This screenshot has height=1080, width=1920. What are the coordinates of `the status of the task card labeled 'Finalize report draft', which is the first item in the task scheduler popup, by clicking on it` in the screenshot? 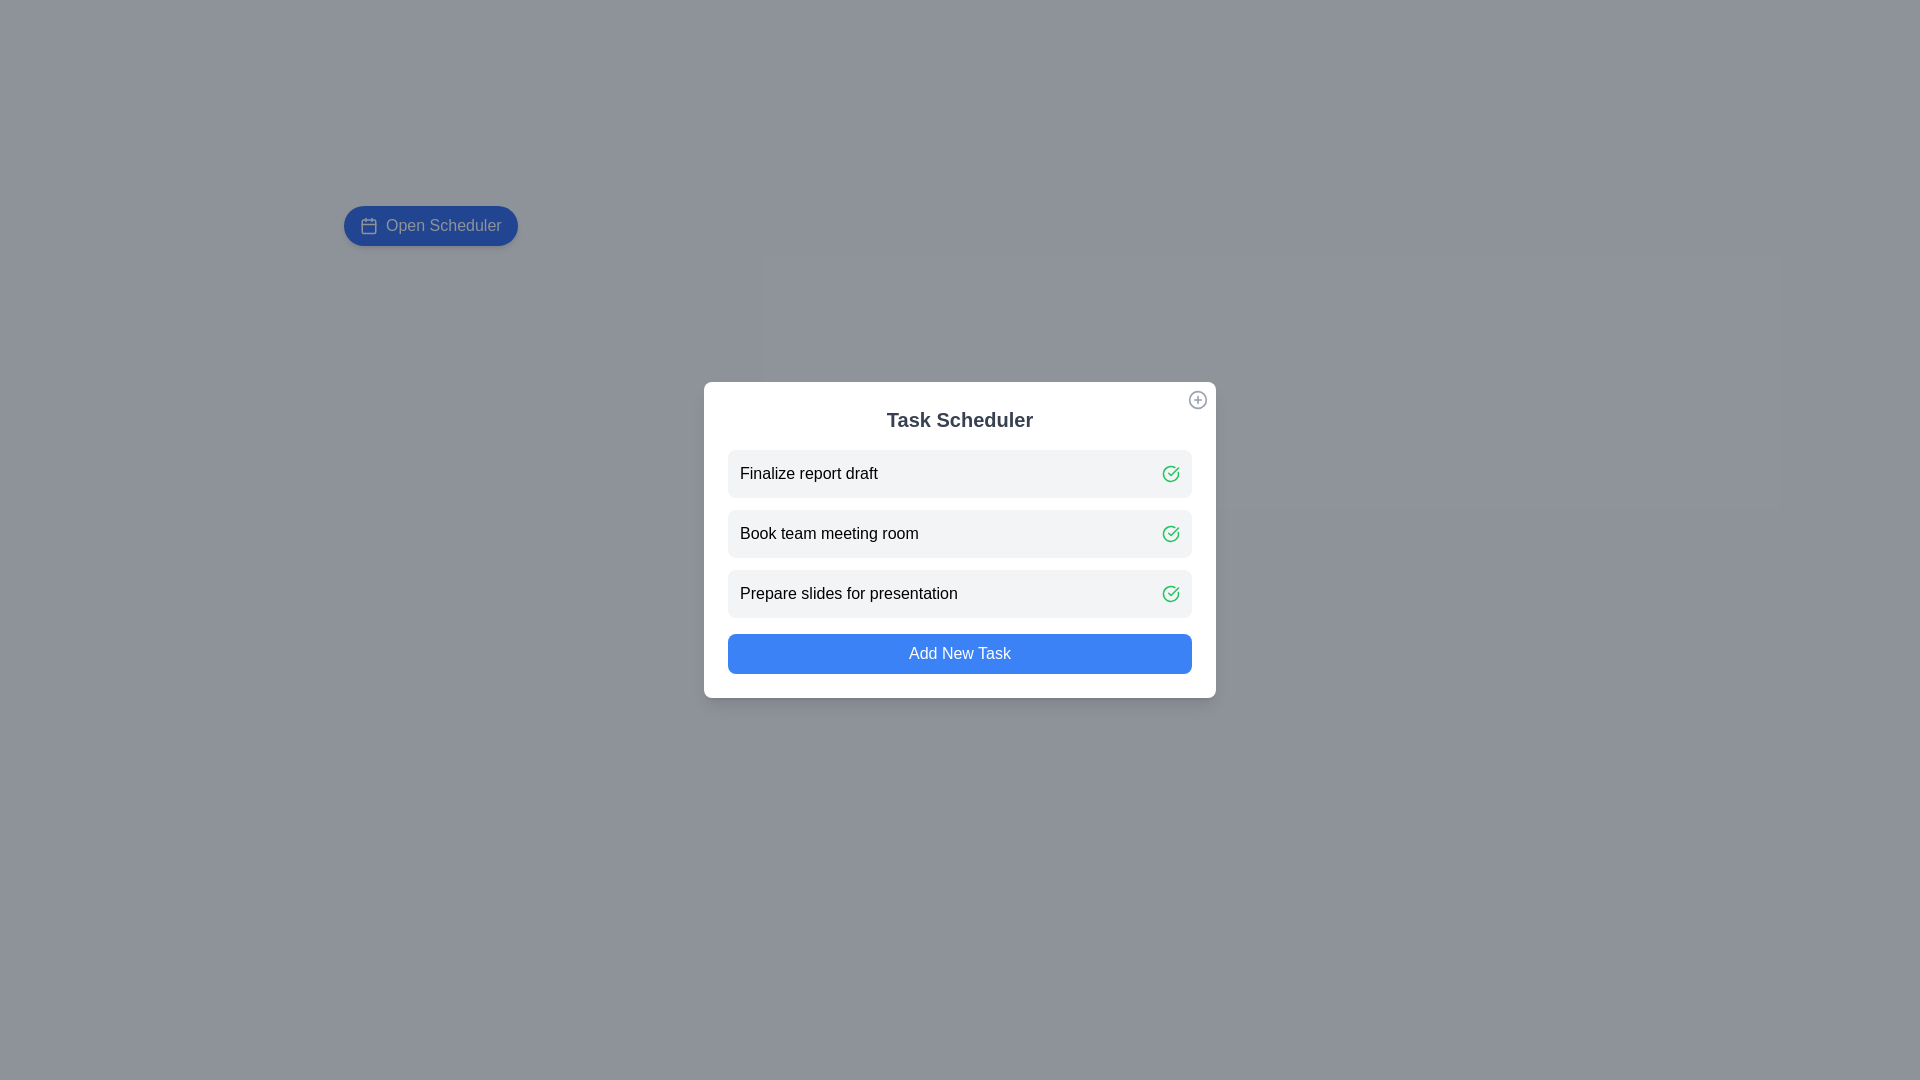 It's located at (960, 474).